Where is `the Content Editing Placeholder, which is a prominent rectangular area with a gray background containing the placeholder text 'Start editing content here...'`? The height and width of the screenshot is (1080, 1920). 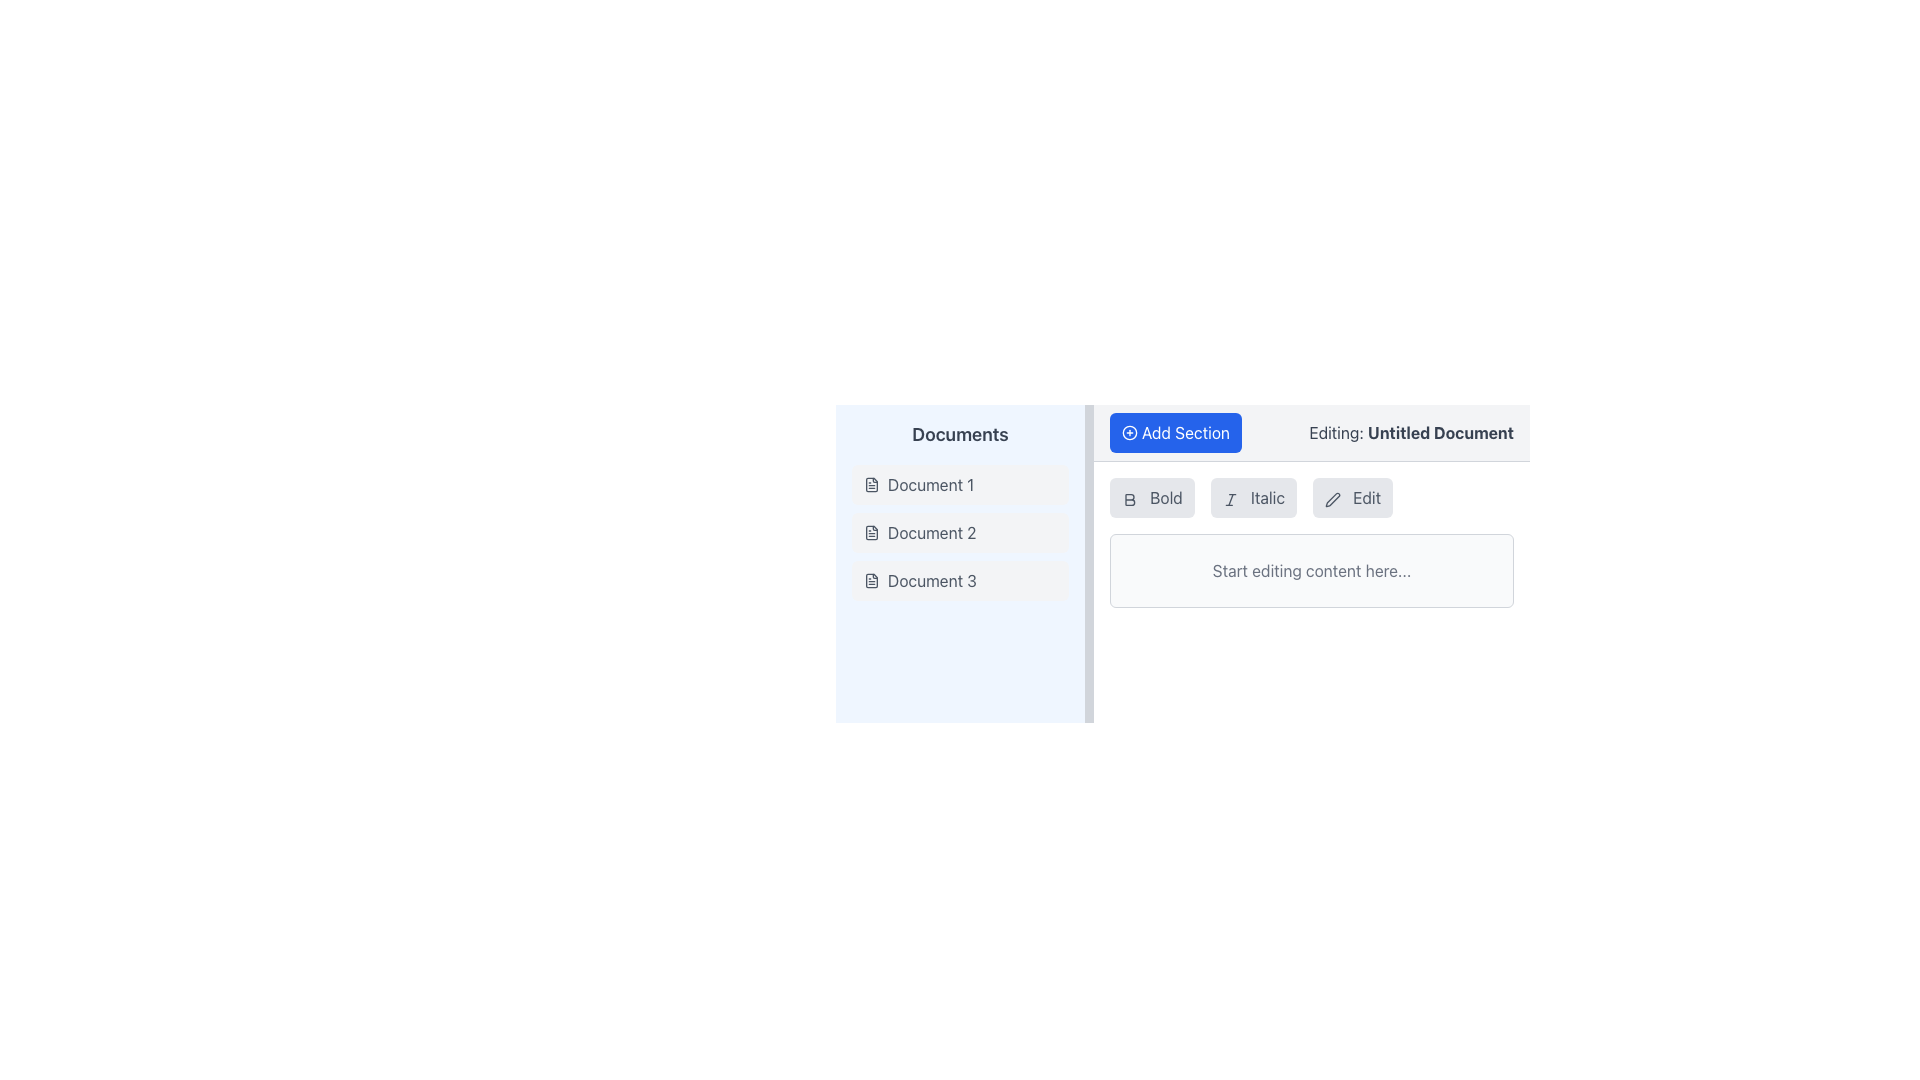
the Content Editing Placeholder, which is a prominent rectangular area with a gray background containing the placeholder text 'Start editing content here...' is located at coordinates (1311, 570).